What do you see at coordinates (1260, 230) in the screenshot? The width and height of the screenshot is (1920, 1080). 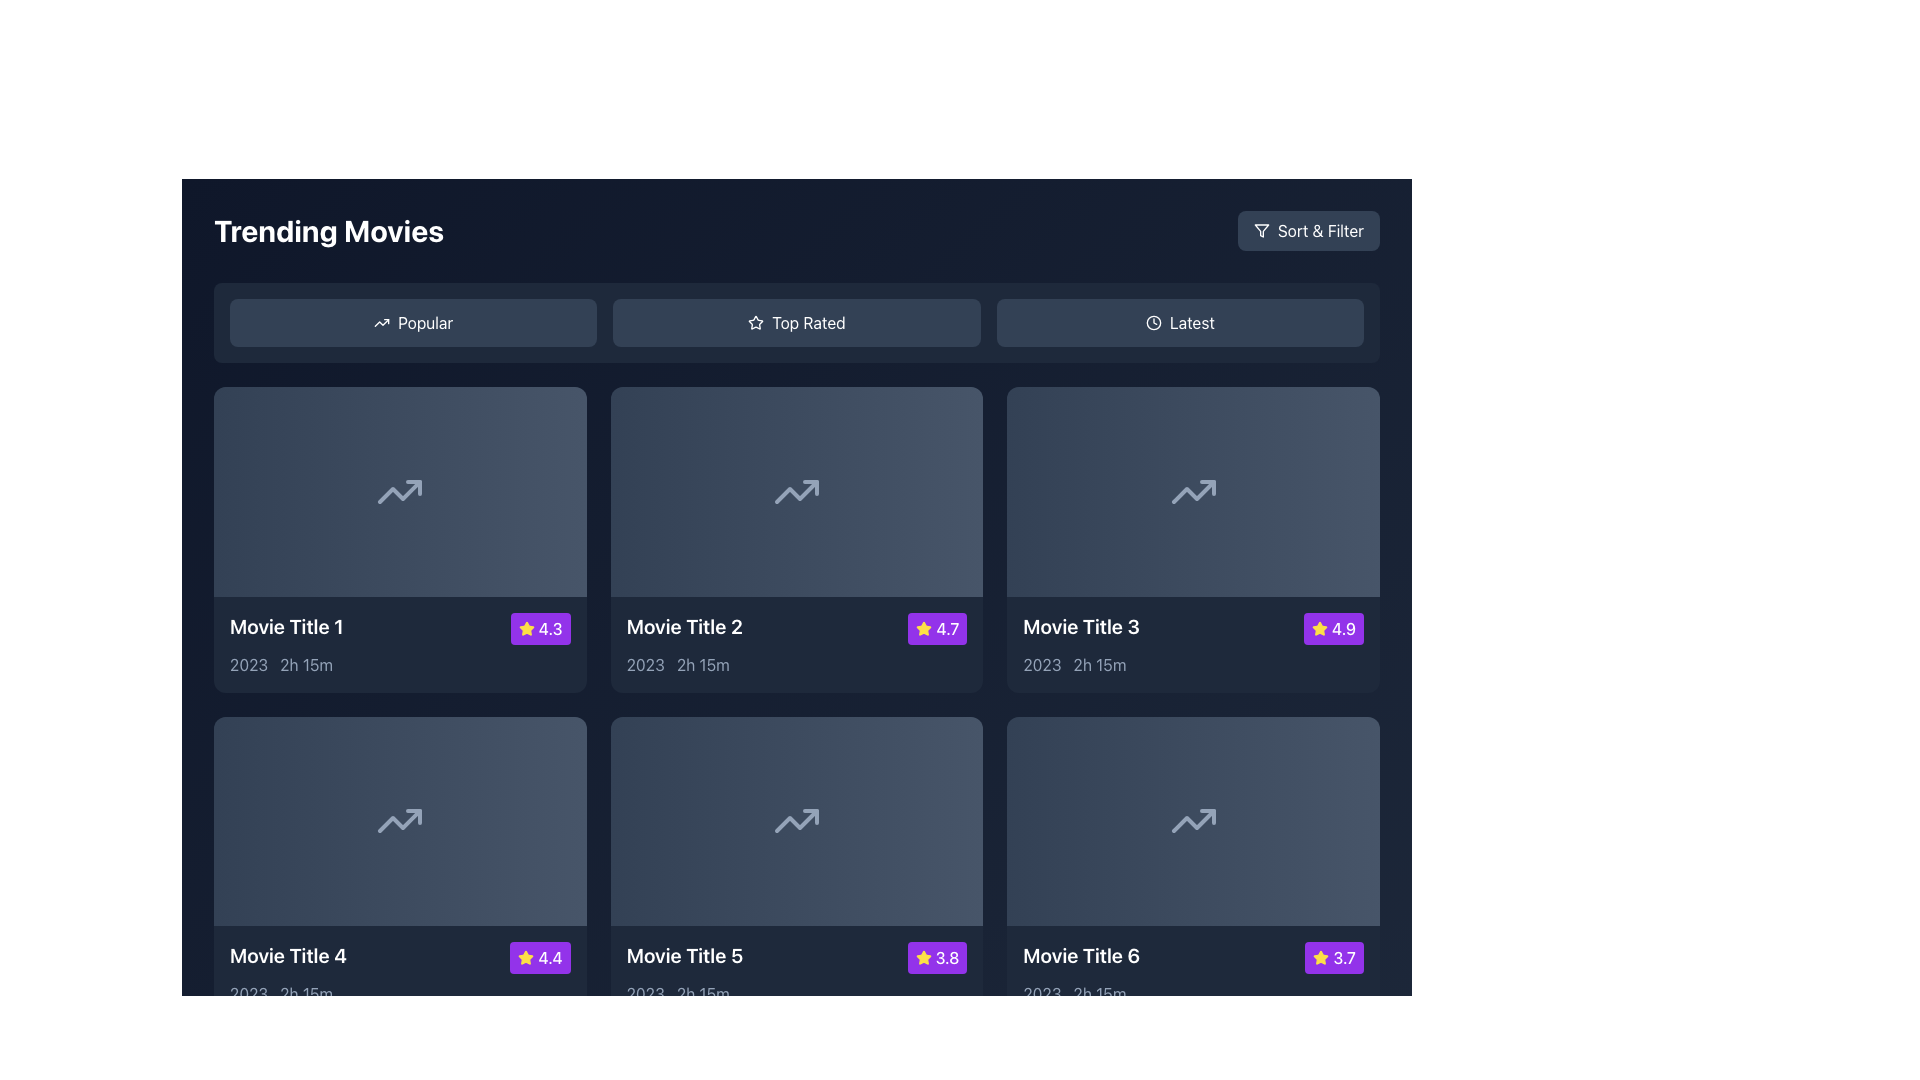 I see `the 'Sort & Filter' button, which contains a small funnel-like icon to the left of the text` at bounding box center [1260, 230].